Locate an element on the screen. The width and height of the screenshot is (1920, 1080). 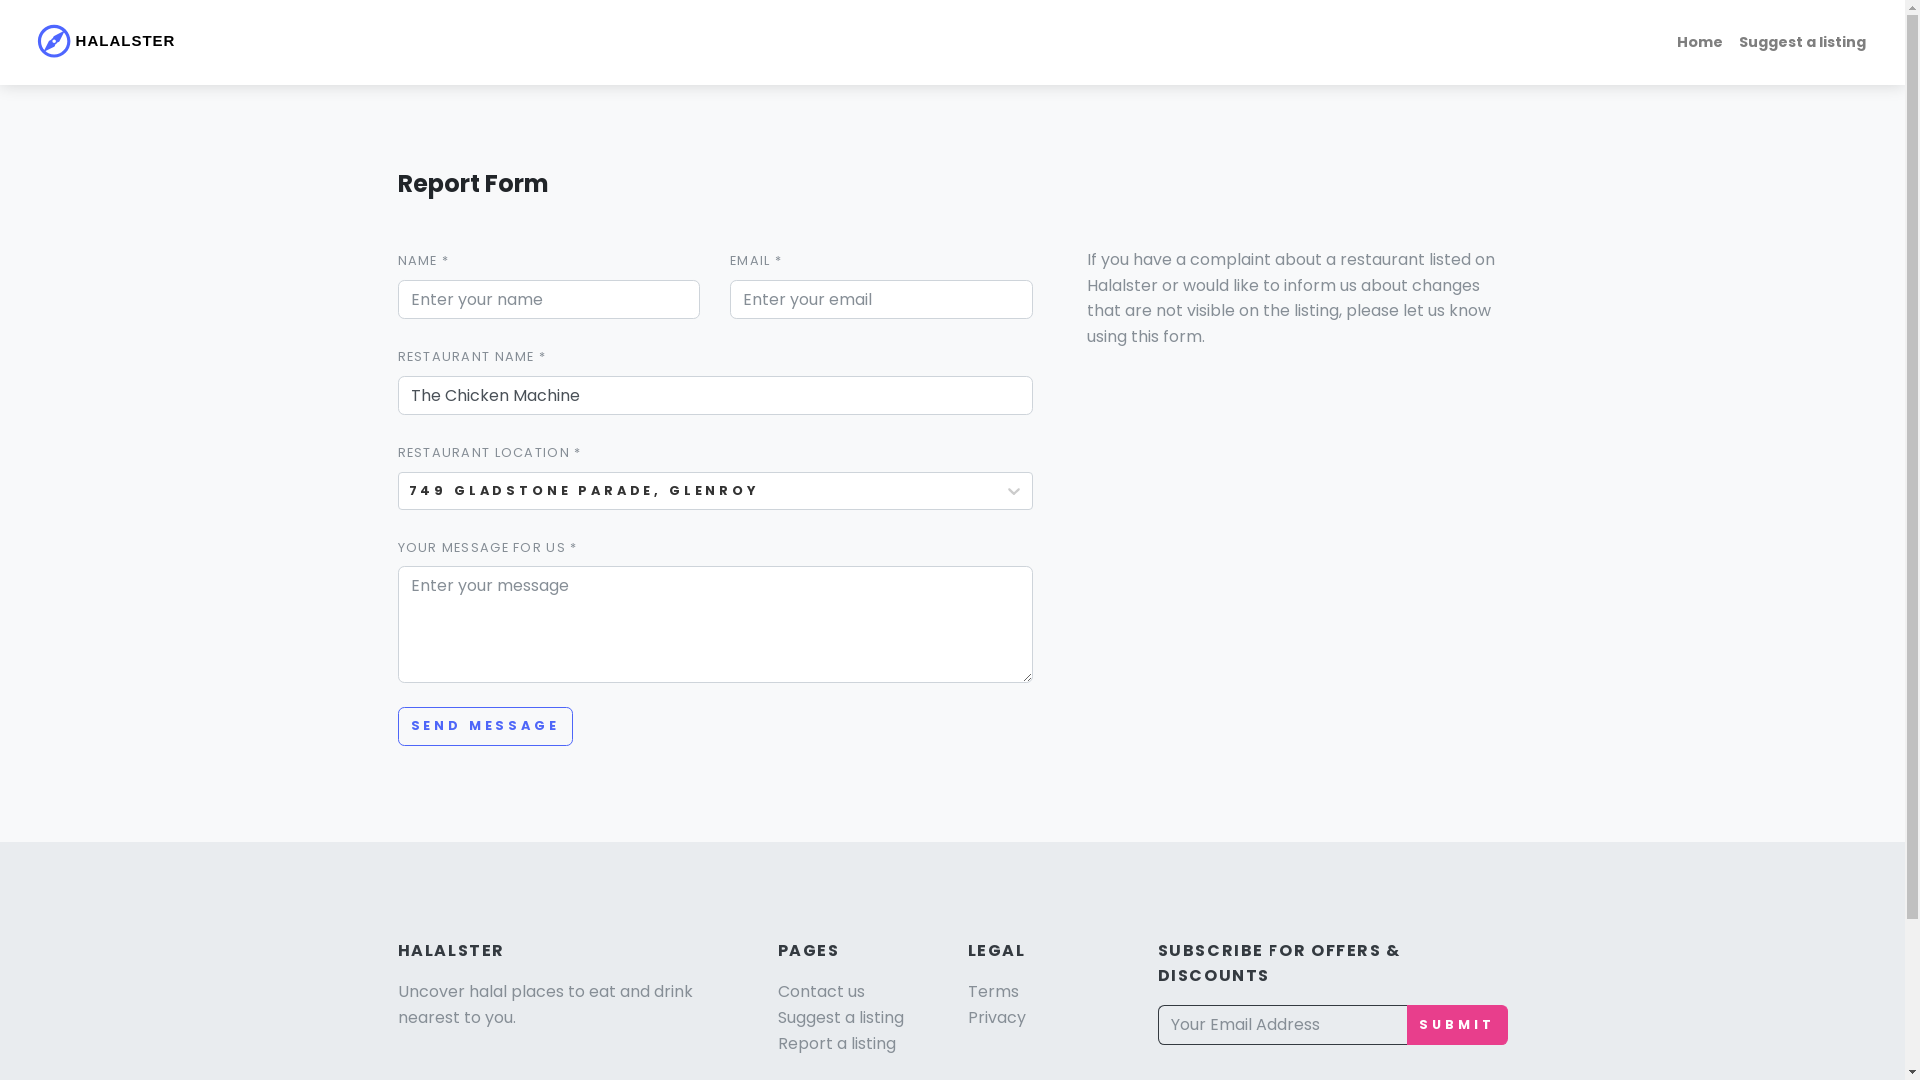
'SEND MESSAGE' is located at coordinates (485, 726).